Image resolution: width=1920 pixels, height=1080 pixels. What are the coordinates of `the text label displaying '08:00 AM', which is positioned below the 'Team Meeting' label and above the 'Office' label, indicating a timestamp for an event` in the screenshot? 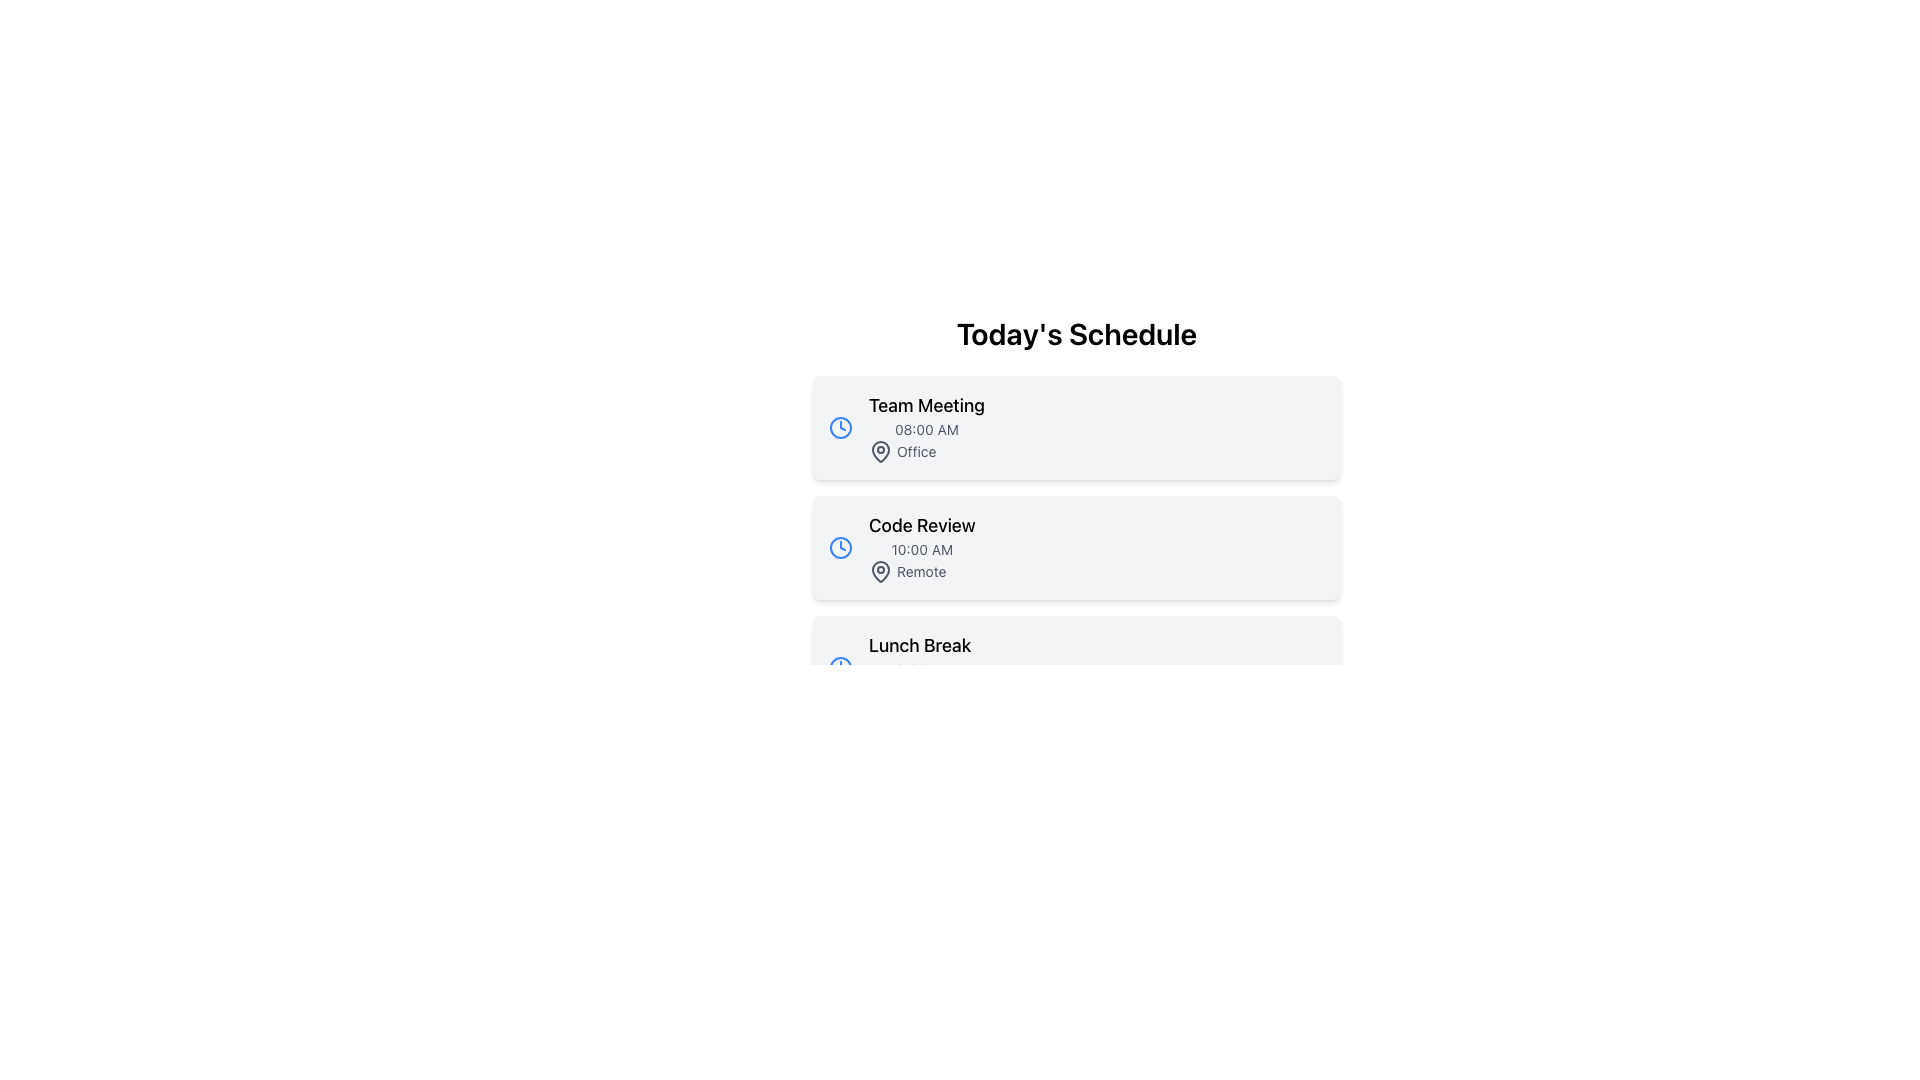 It's located at (925, 428).